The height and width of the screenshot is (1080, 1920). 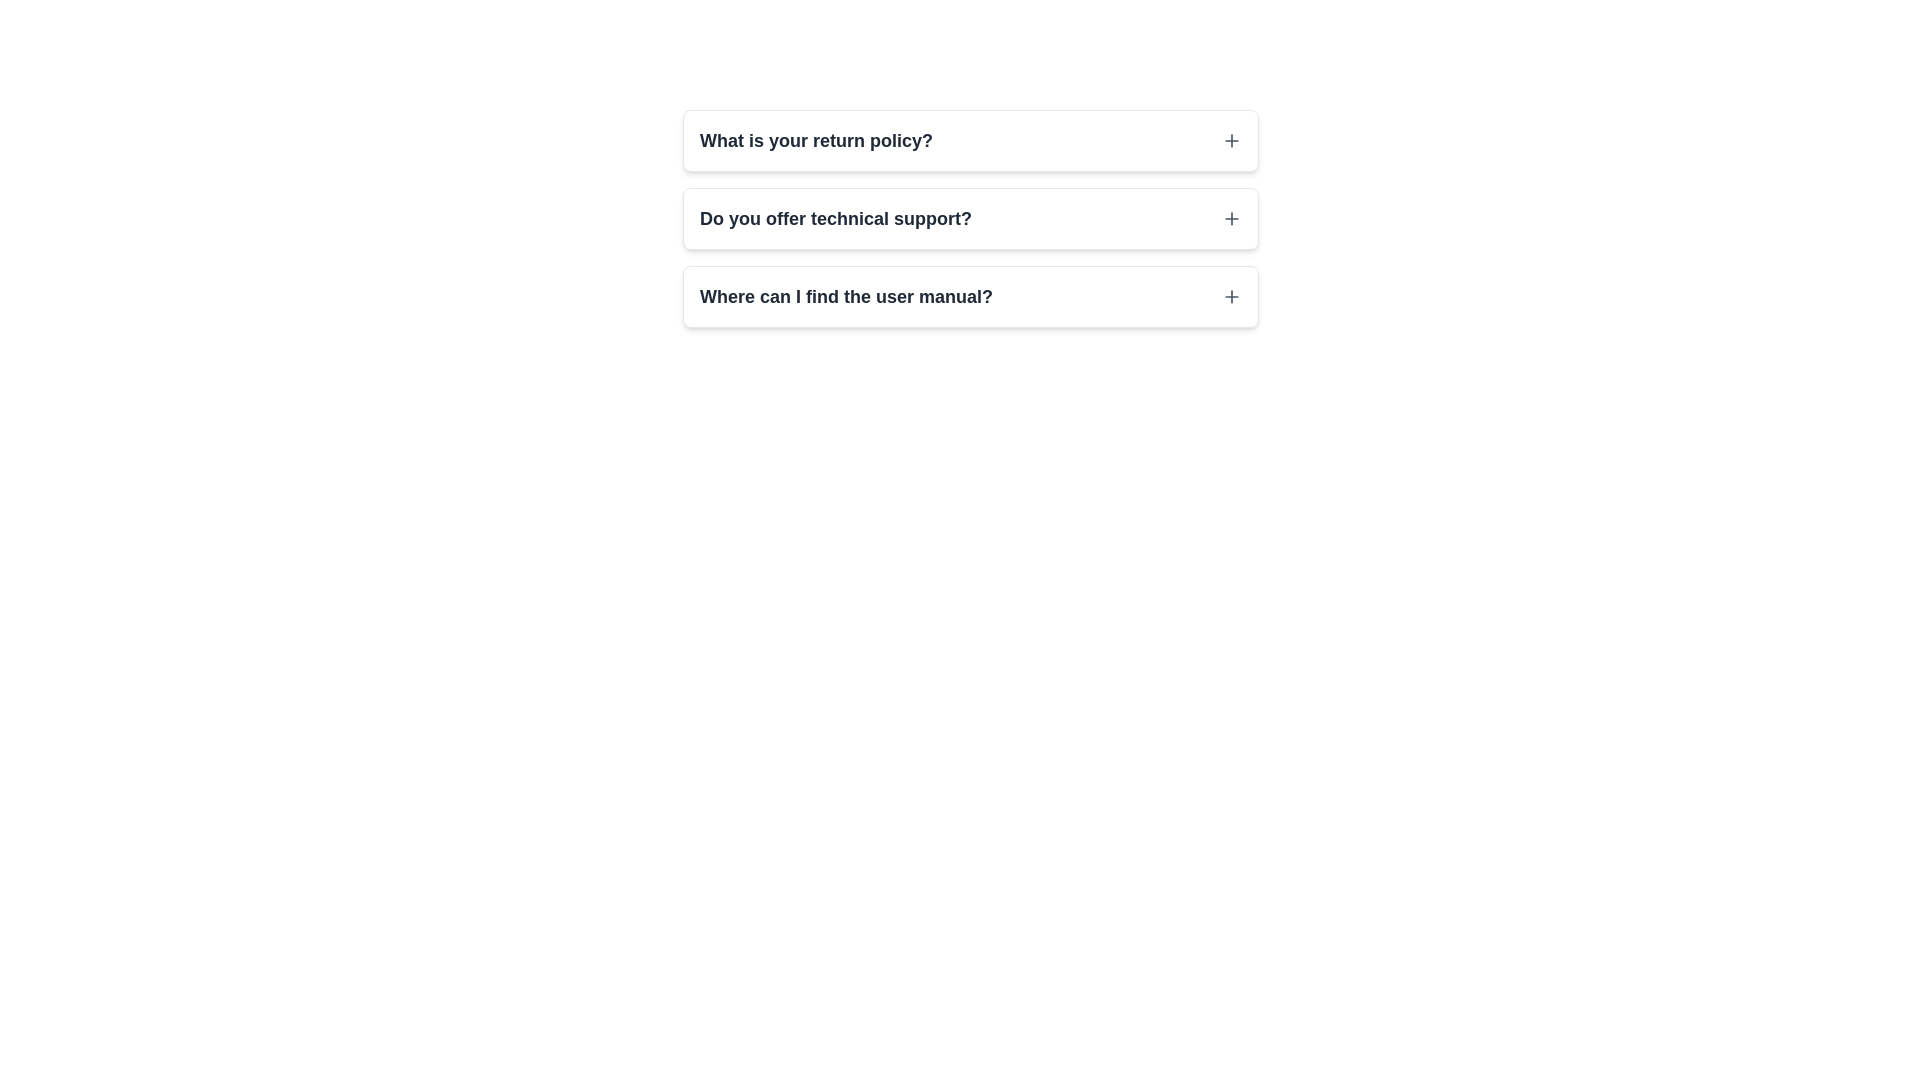 I want to click on the expandable list item for the question 'What is your return policy?', so click(x=970, y=140).